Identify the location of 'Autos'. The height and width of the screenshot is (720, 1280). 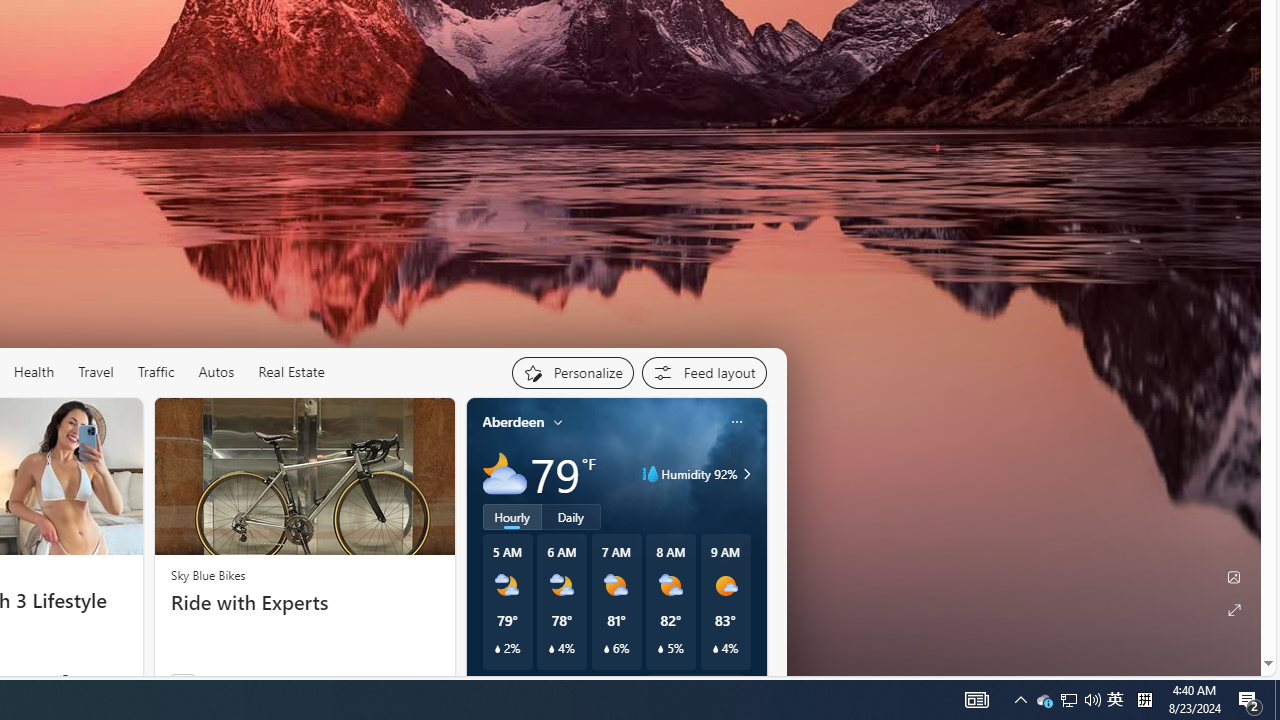
(216, 372).